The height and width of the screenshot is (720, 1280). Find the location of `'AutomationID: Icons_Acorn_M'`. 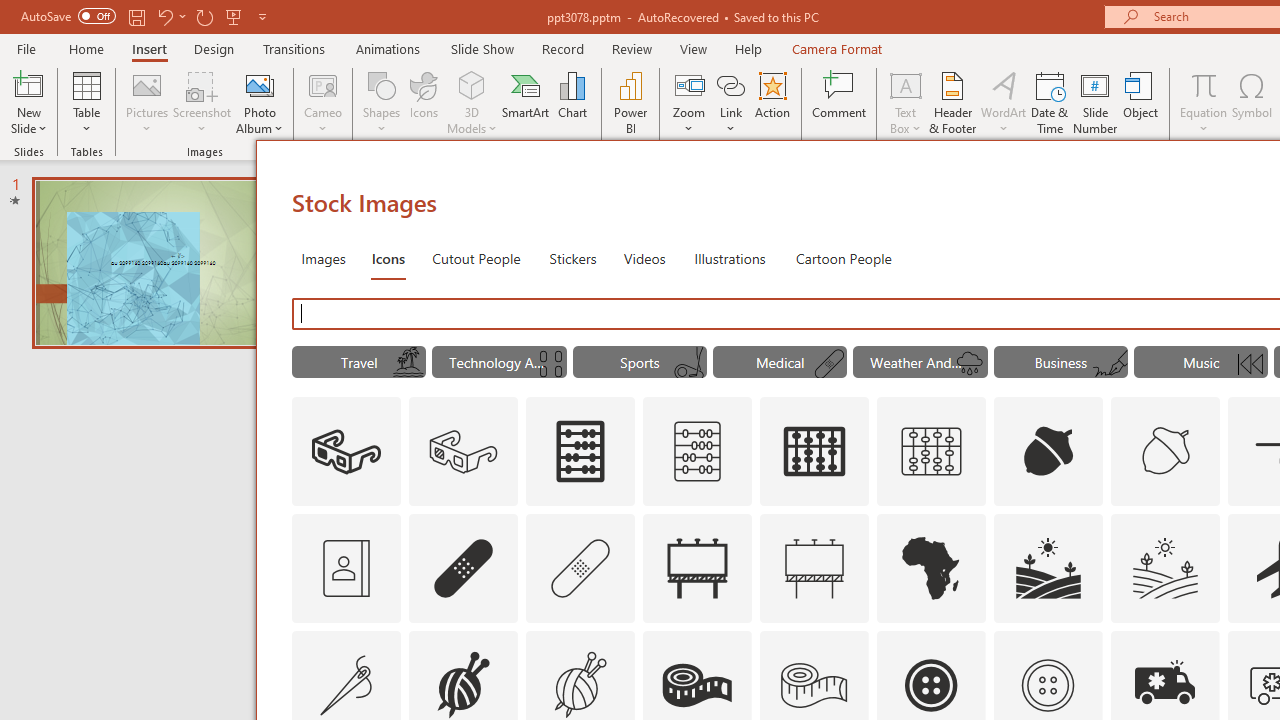

'AutomationID: Icons_Acorn_M' is located at coordinates (1166, 452).